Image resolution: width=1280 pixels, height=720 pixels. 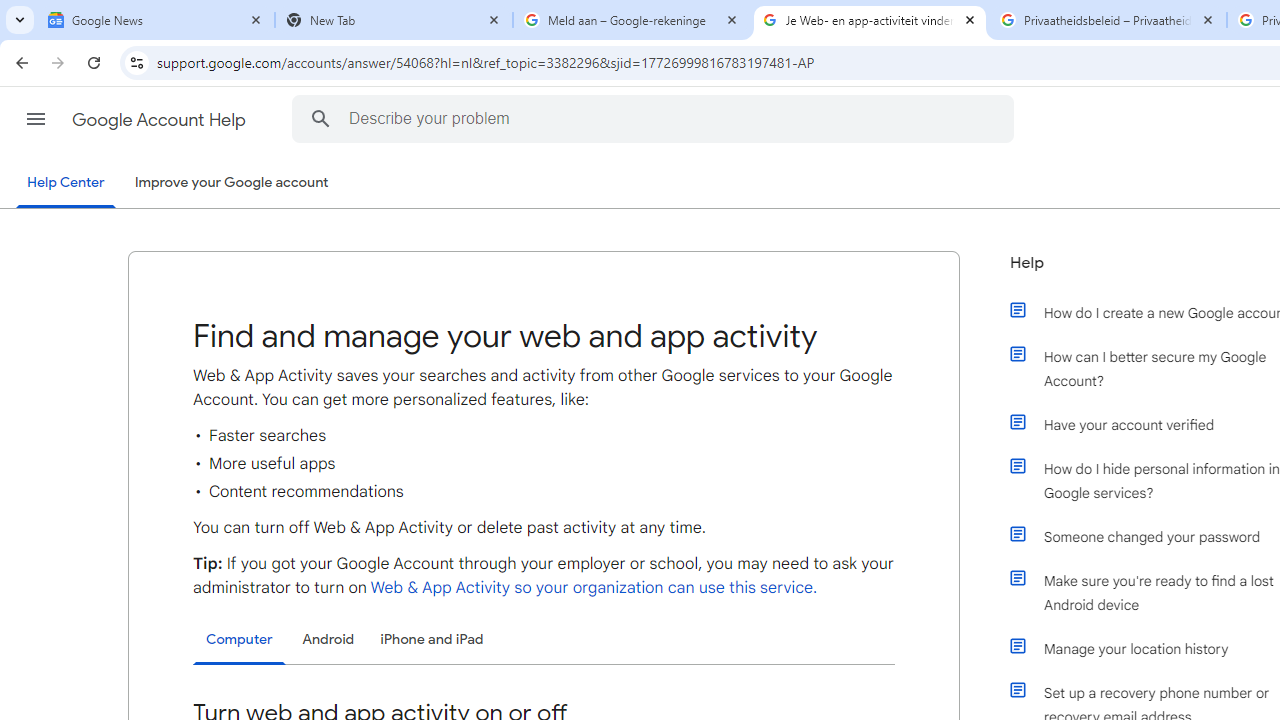 What do you see at coordinates (328, 639) in the screenshot?
I see `'Android'` at bounding box center [328, 639].